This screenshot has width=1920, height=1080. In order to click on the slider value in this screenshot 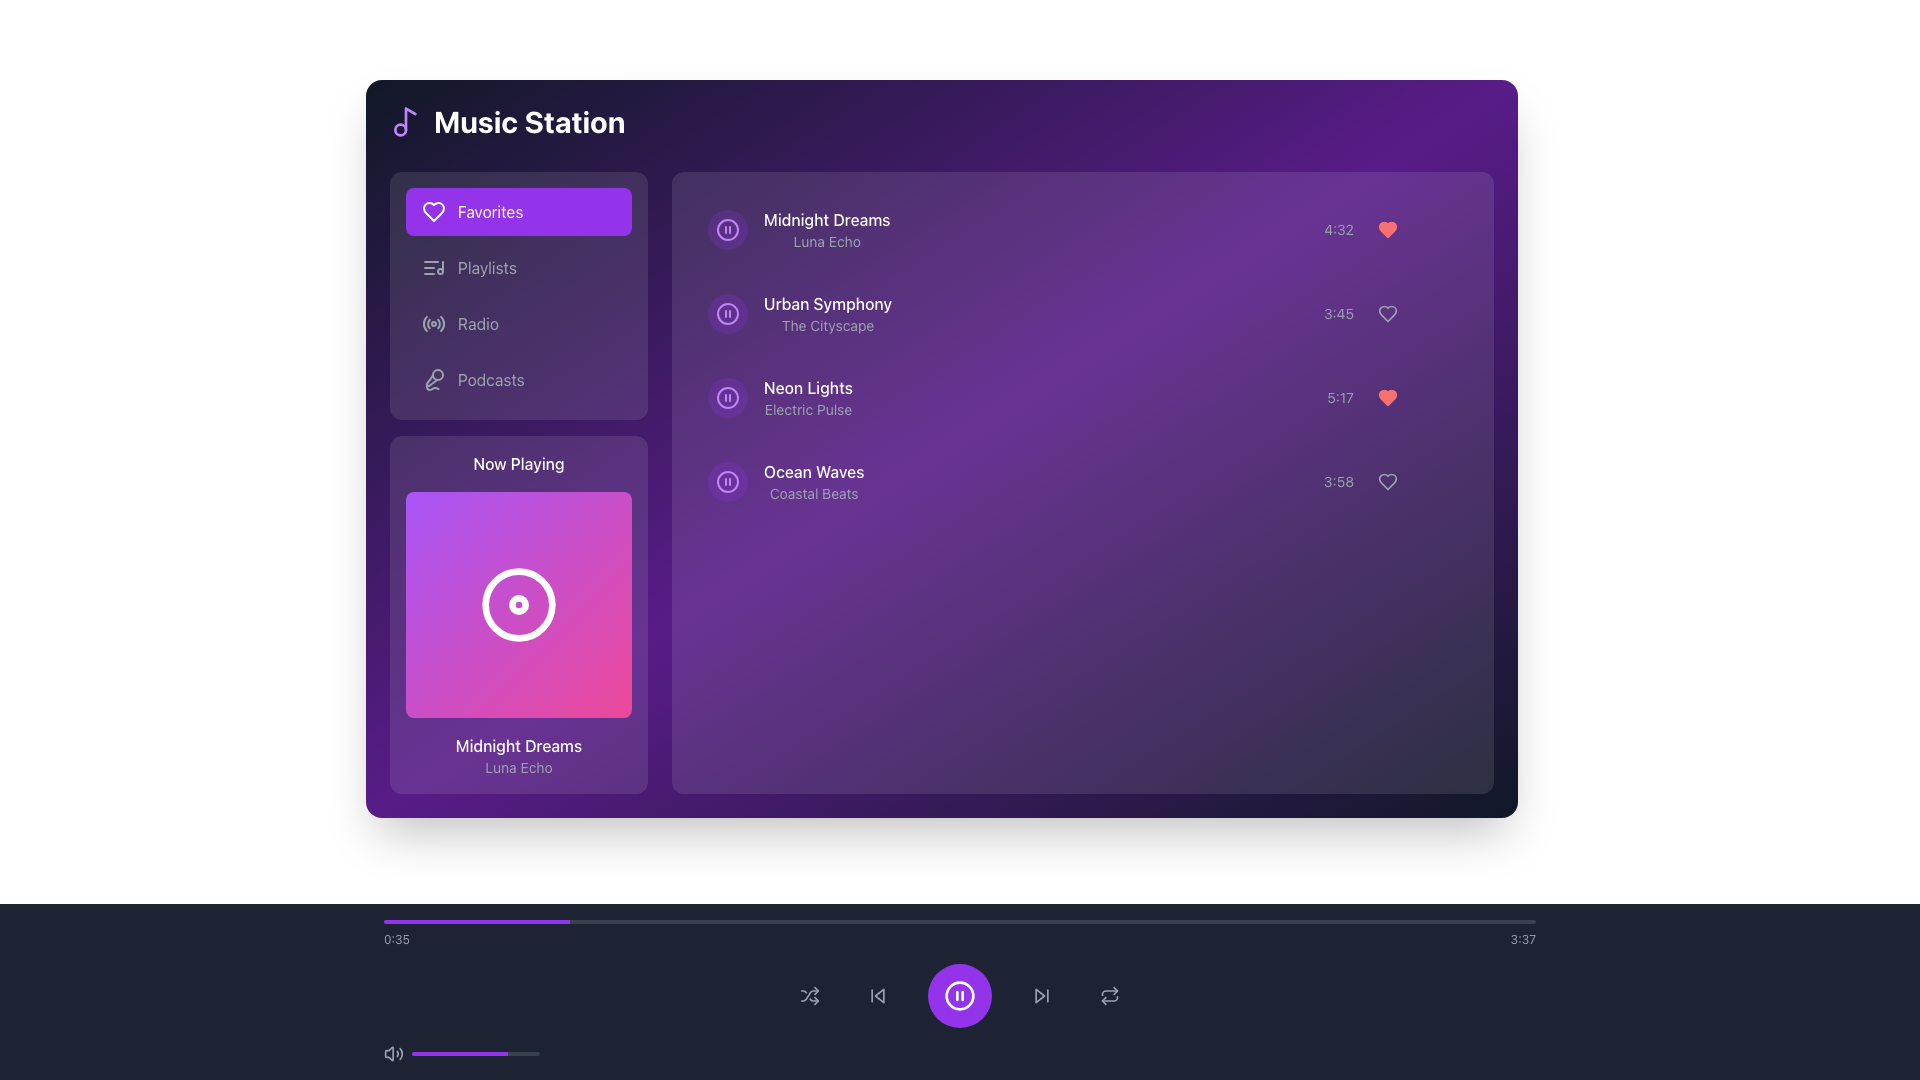, I will do `click(508, 1052)`.